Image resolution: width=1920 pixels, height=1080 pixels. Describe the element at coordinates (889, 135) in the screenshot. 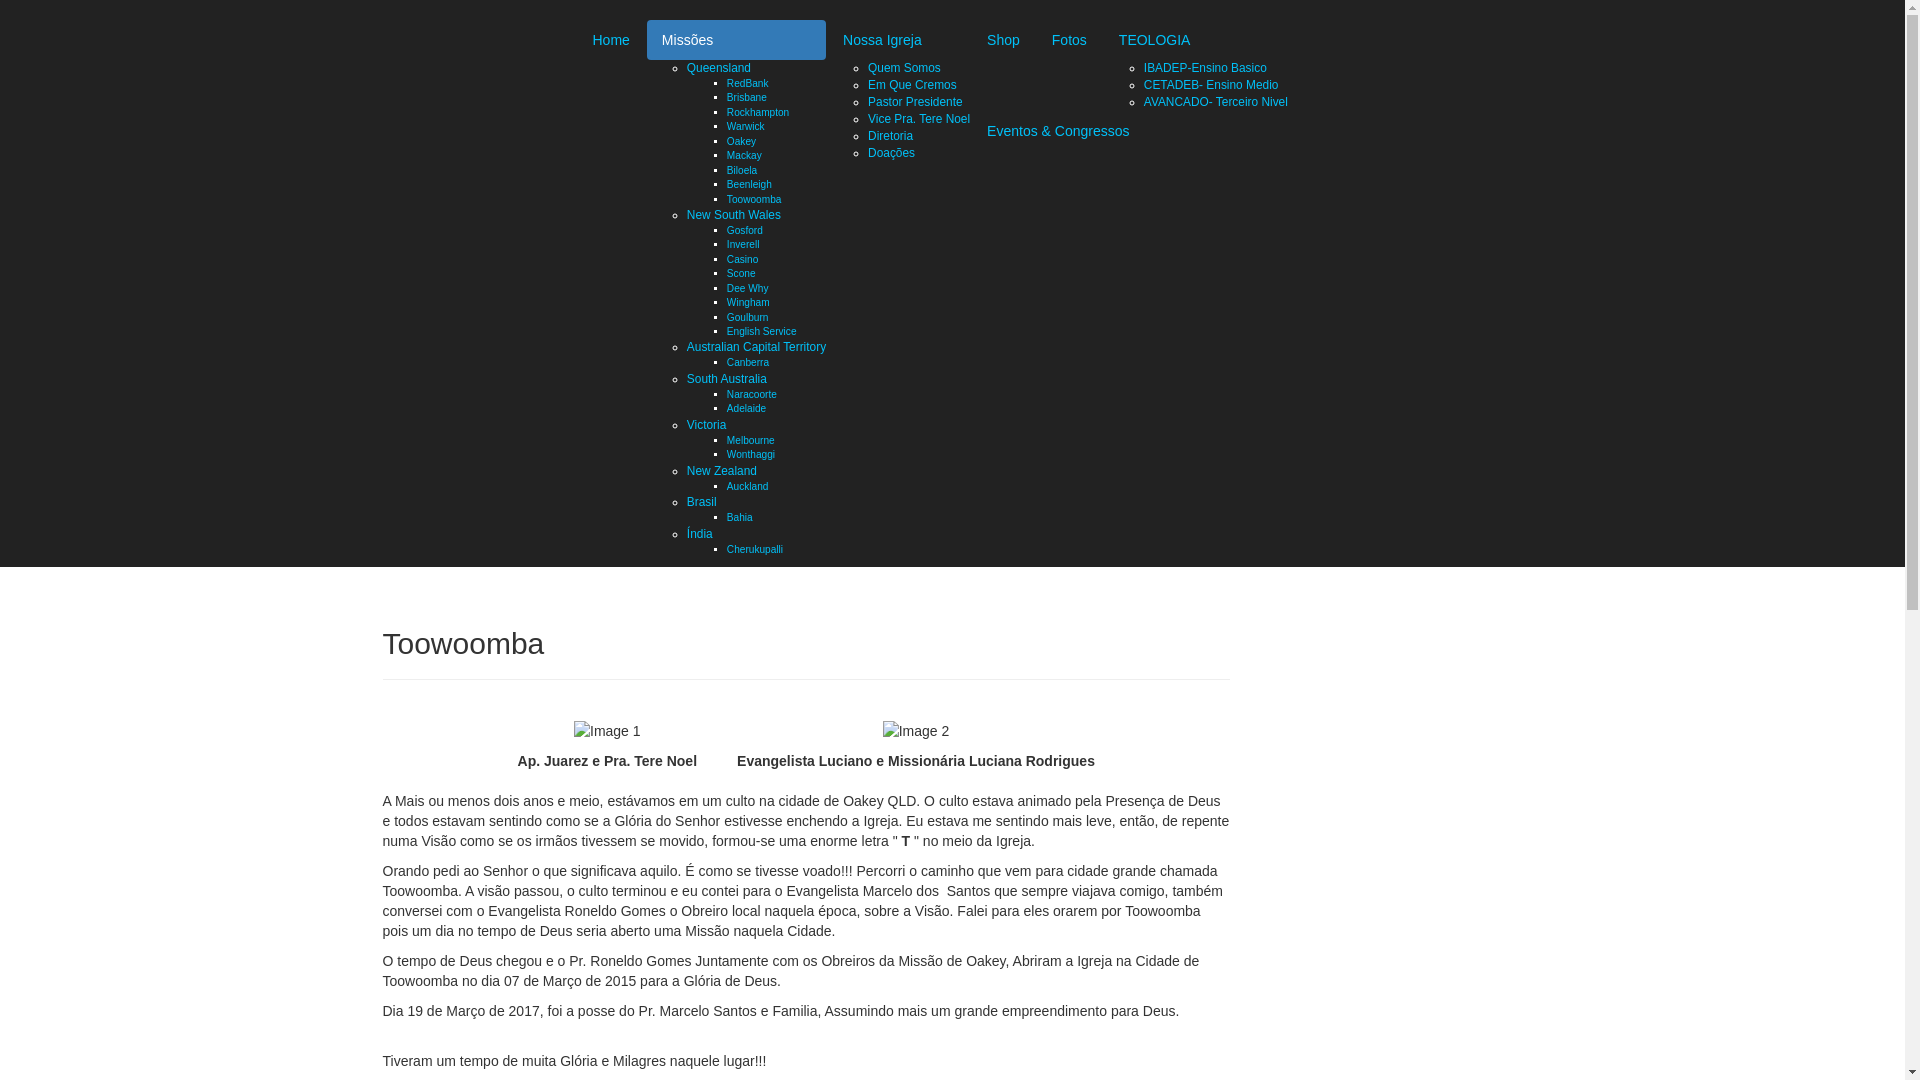

I see `'Diretoria'` at that location.